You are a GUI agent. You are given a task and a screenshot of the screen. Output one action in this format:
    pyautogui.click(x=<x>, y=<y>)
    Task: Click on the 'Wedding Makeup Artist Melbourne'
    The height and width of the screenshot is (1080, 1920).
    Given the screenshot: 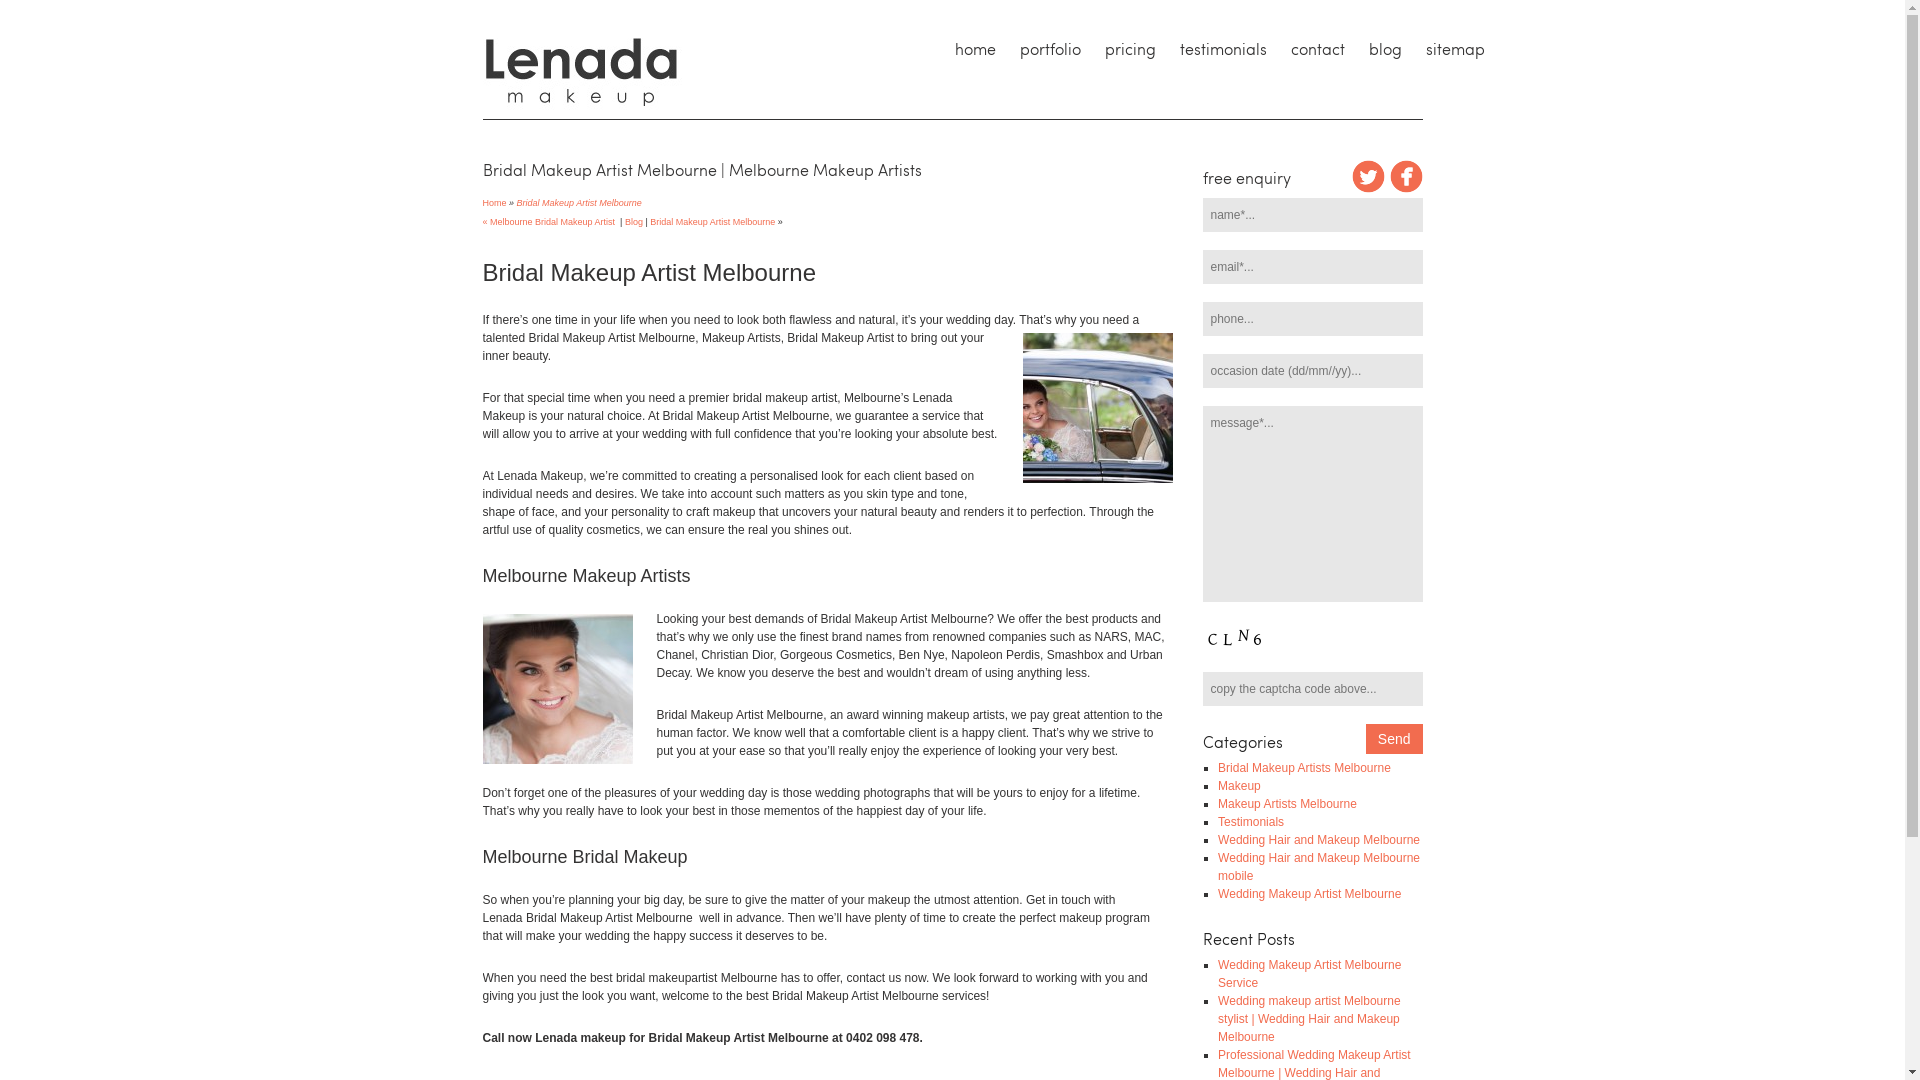 What is the action you would take?
    pyautogui.click(x=1309, y=893)
    